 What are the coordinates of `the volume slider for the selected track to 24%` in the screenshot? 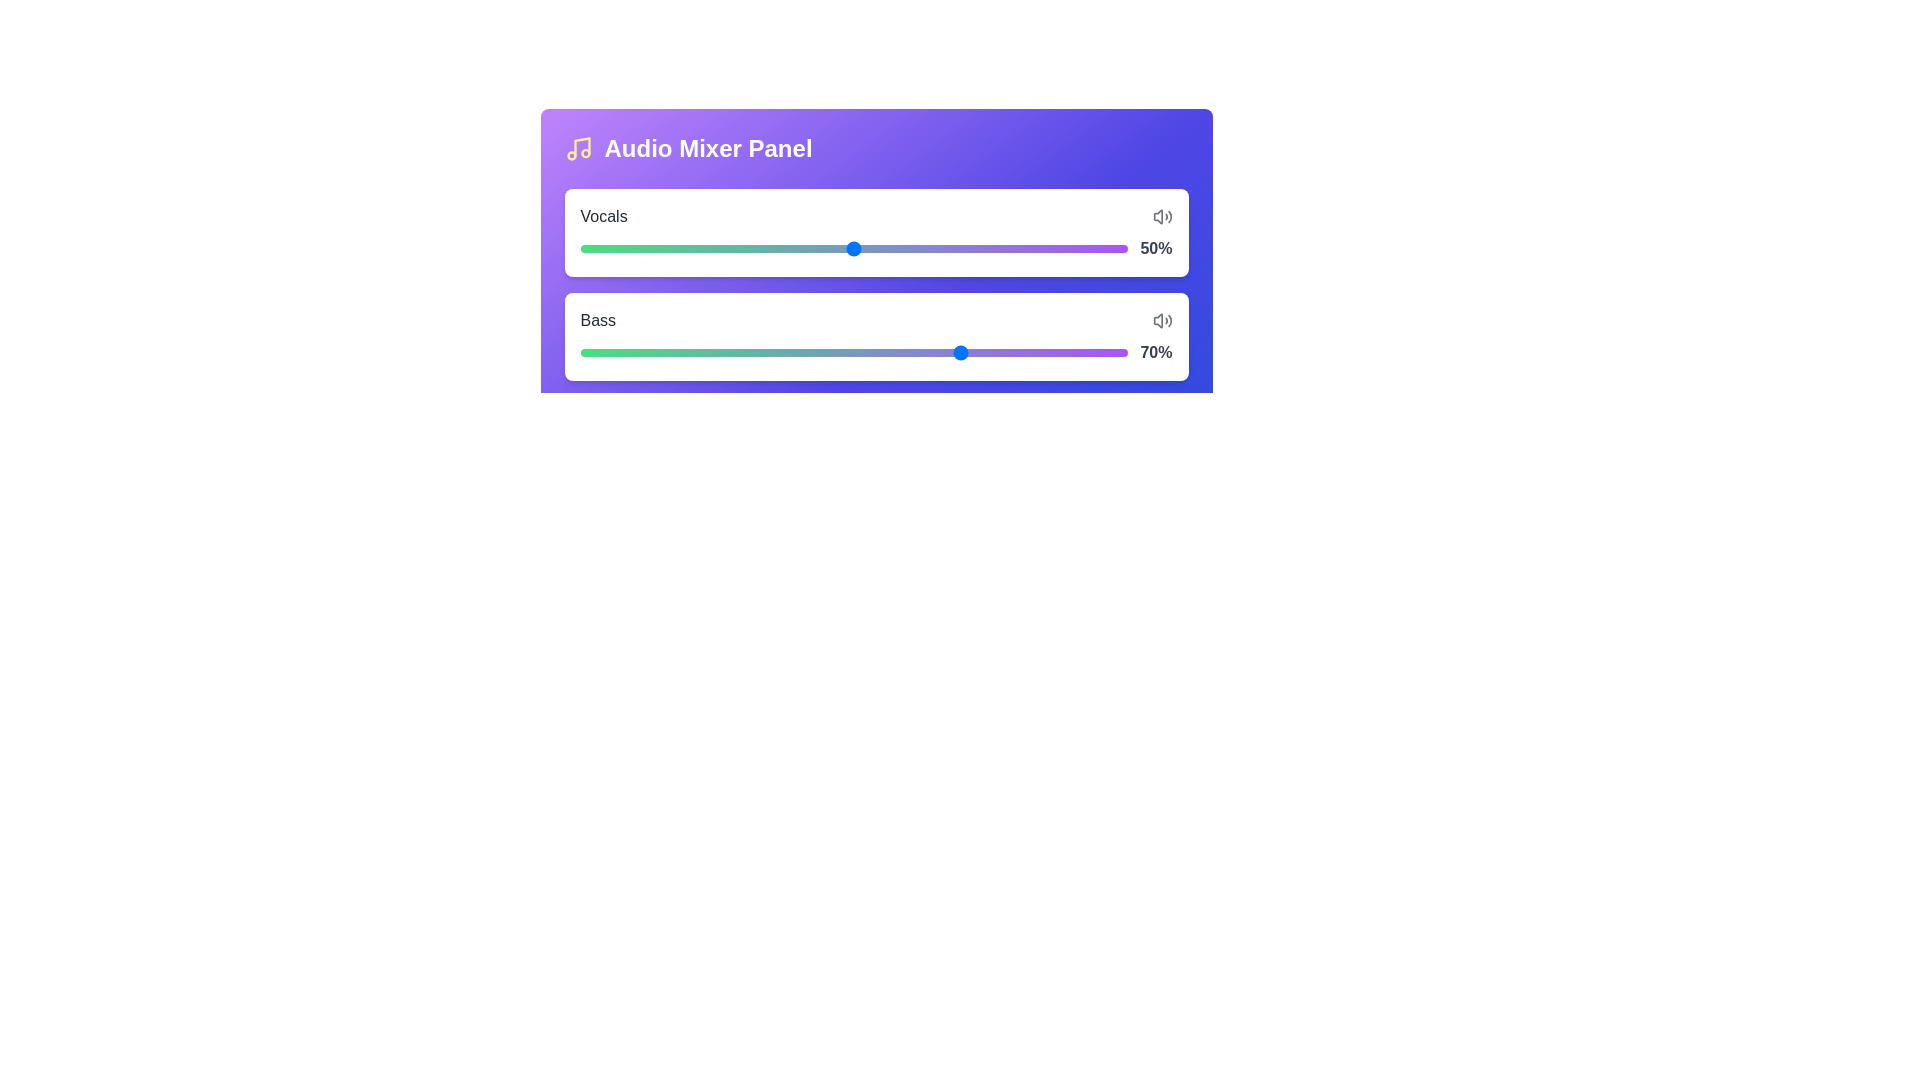 It's located at (711, 244).